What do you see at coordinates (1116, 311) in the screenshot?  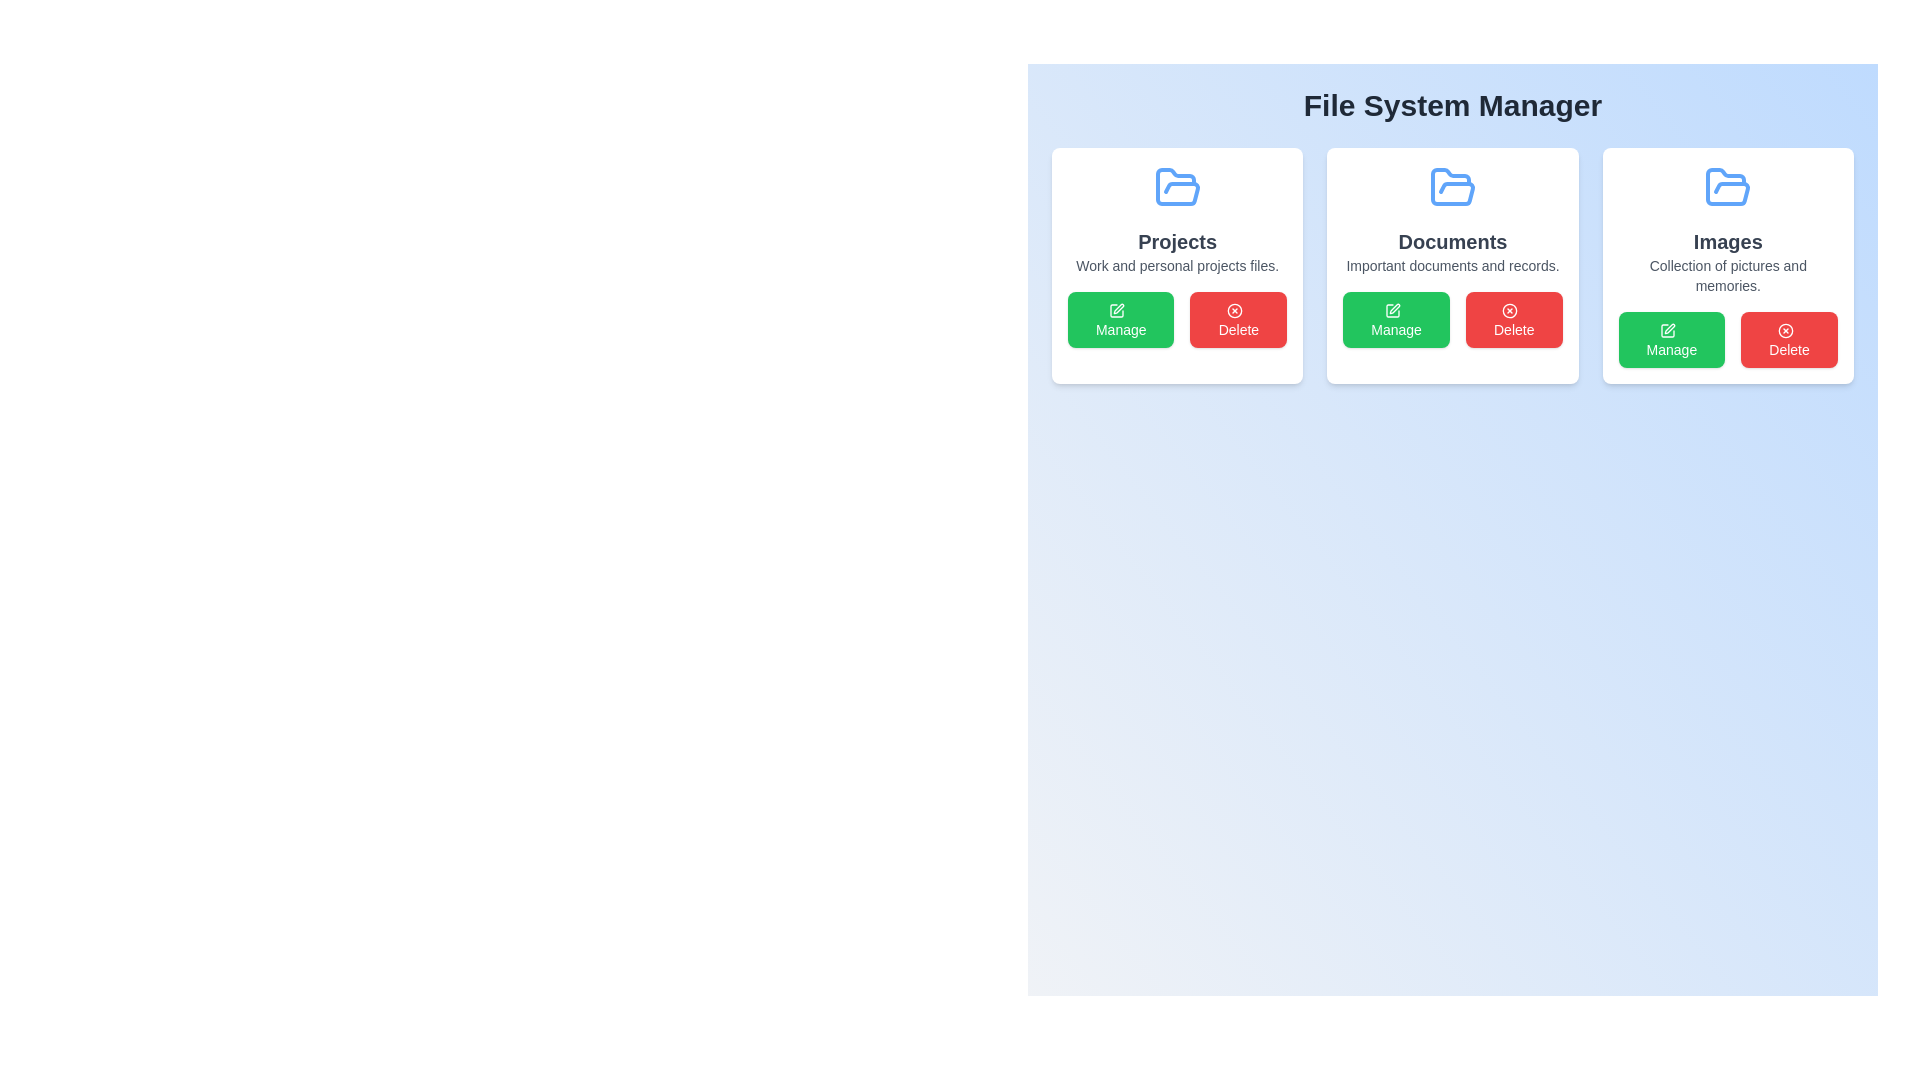 I see `the icon within the 'Manage' button, which suggests an action related` at bounding box center [1116, 311].